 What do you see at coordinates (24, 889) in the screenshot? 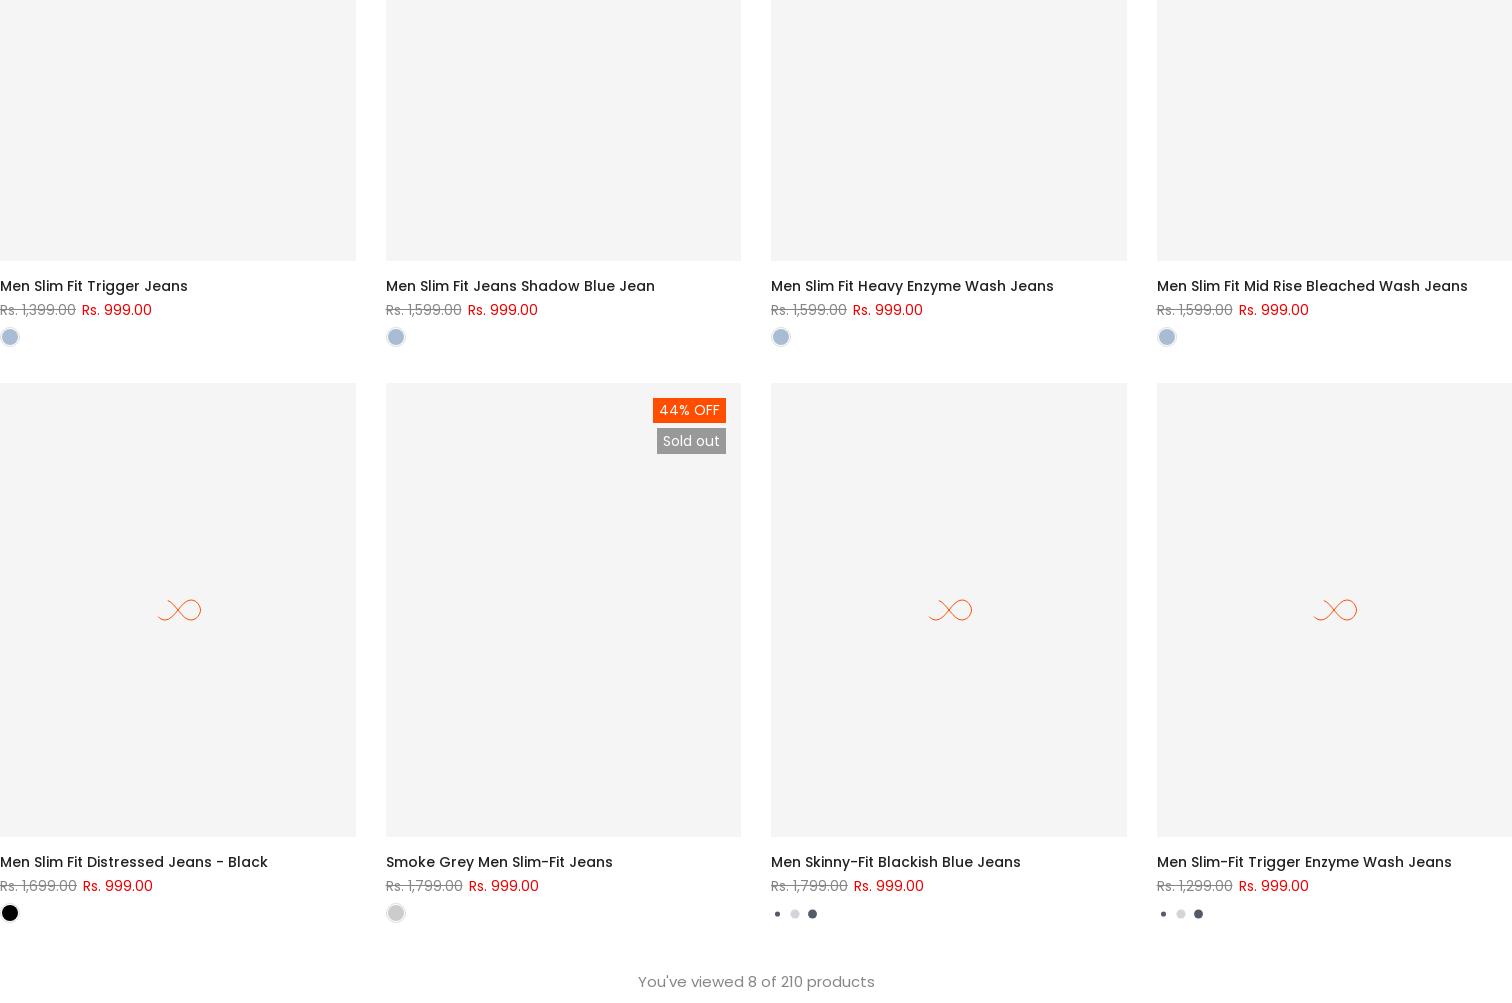
I see `'Black'` at bounding box center [24, 889].